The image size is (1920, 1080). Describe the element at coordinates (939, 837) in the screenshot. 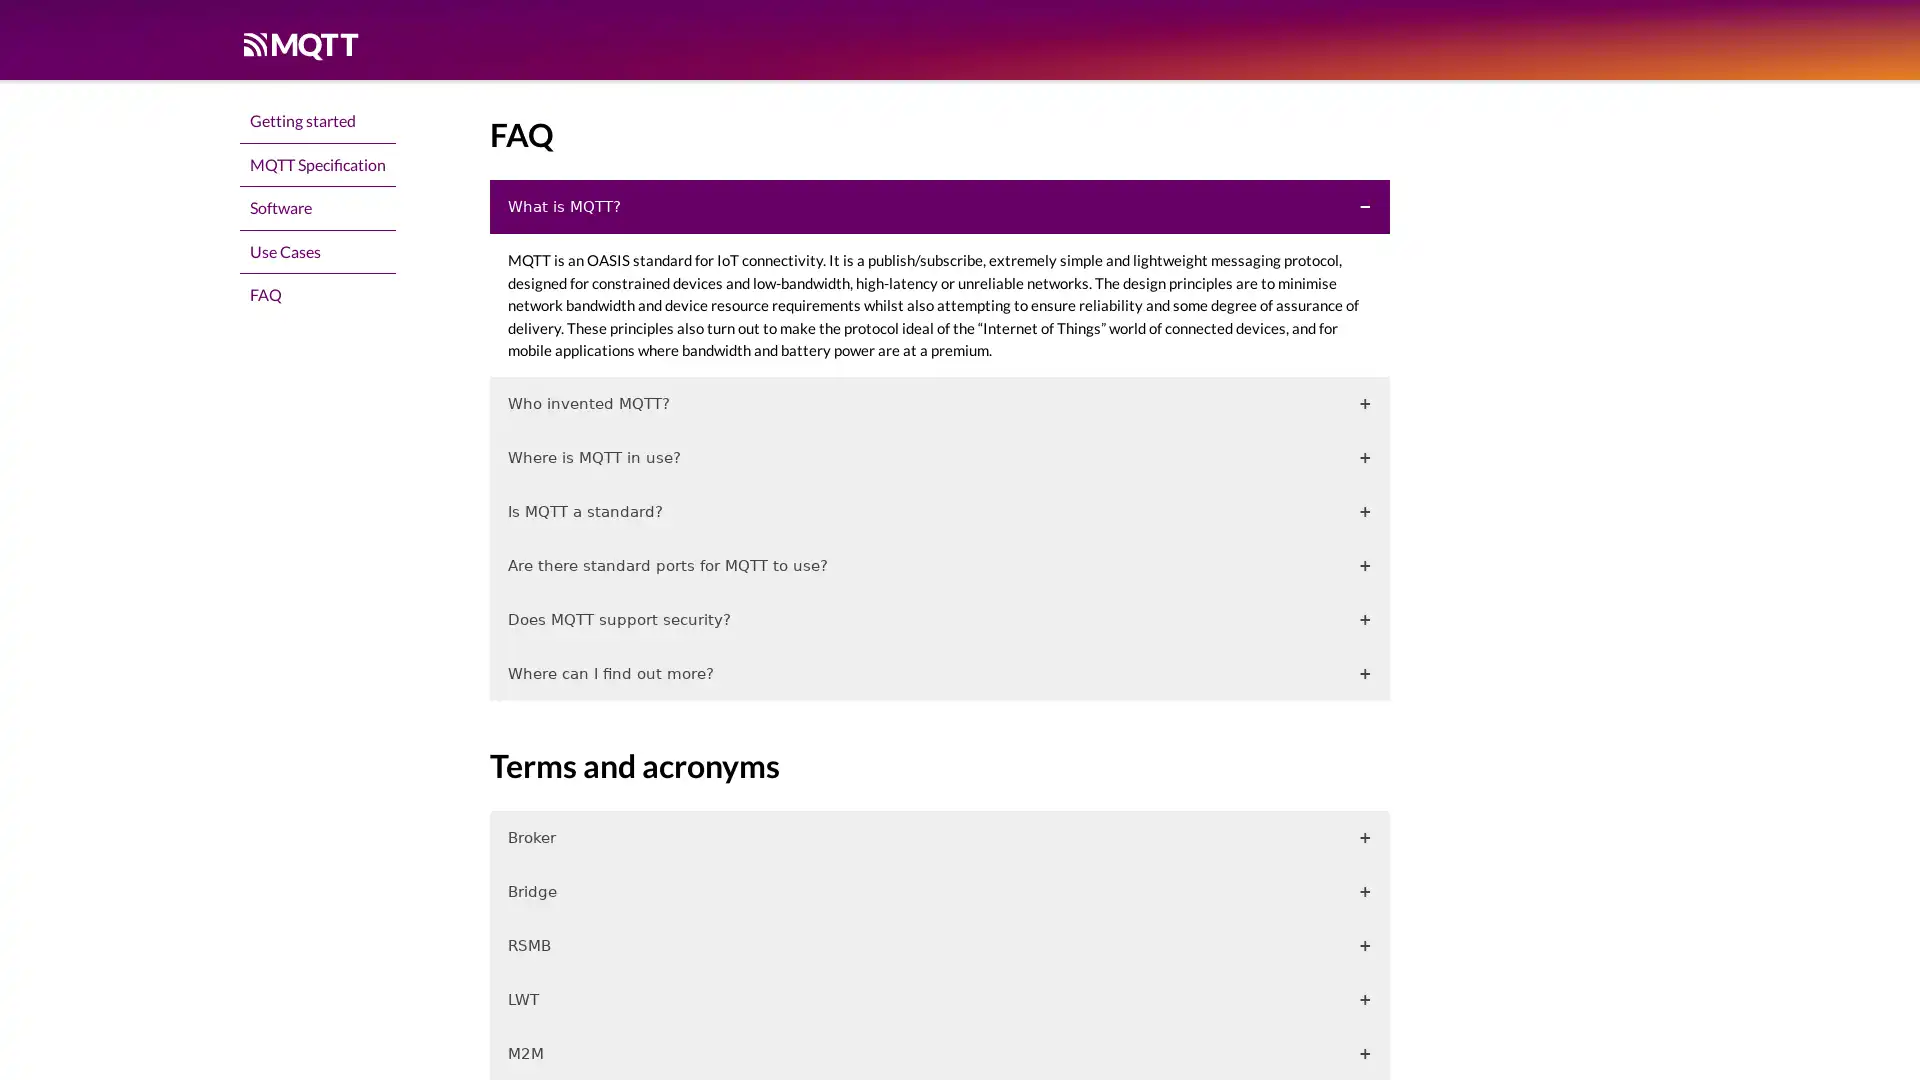

I see `Broker +` at that location.